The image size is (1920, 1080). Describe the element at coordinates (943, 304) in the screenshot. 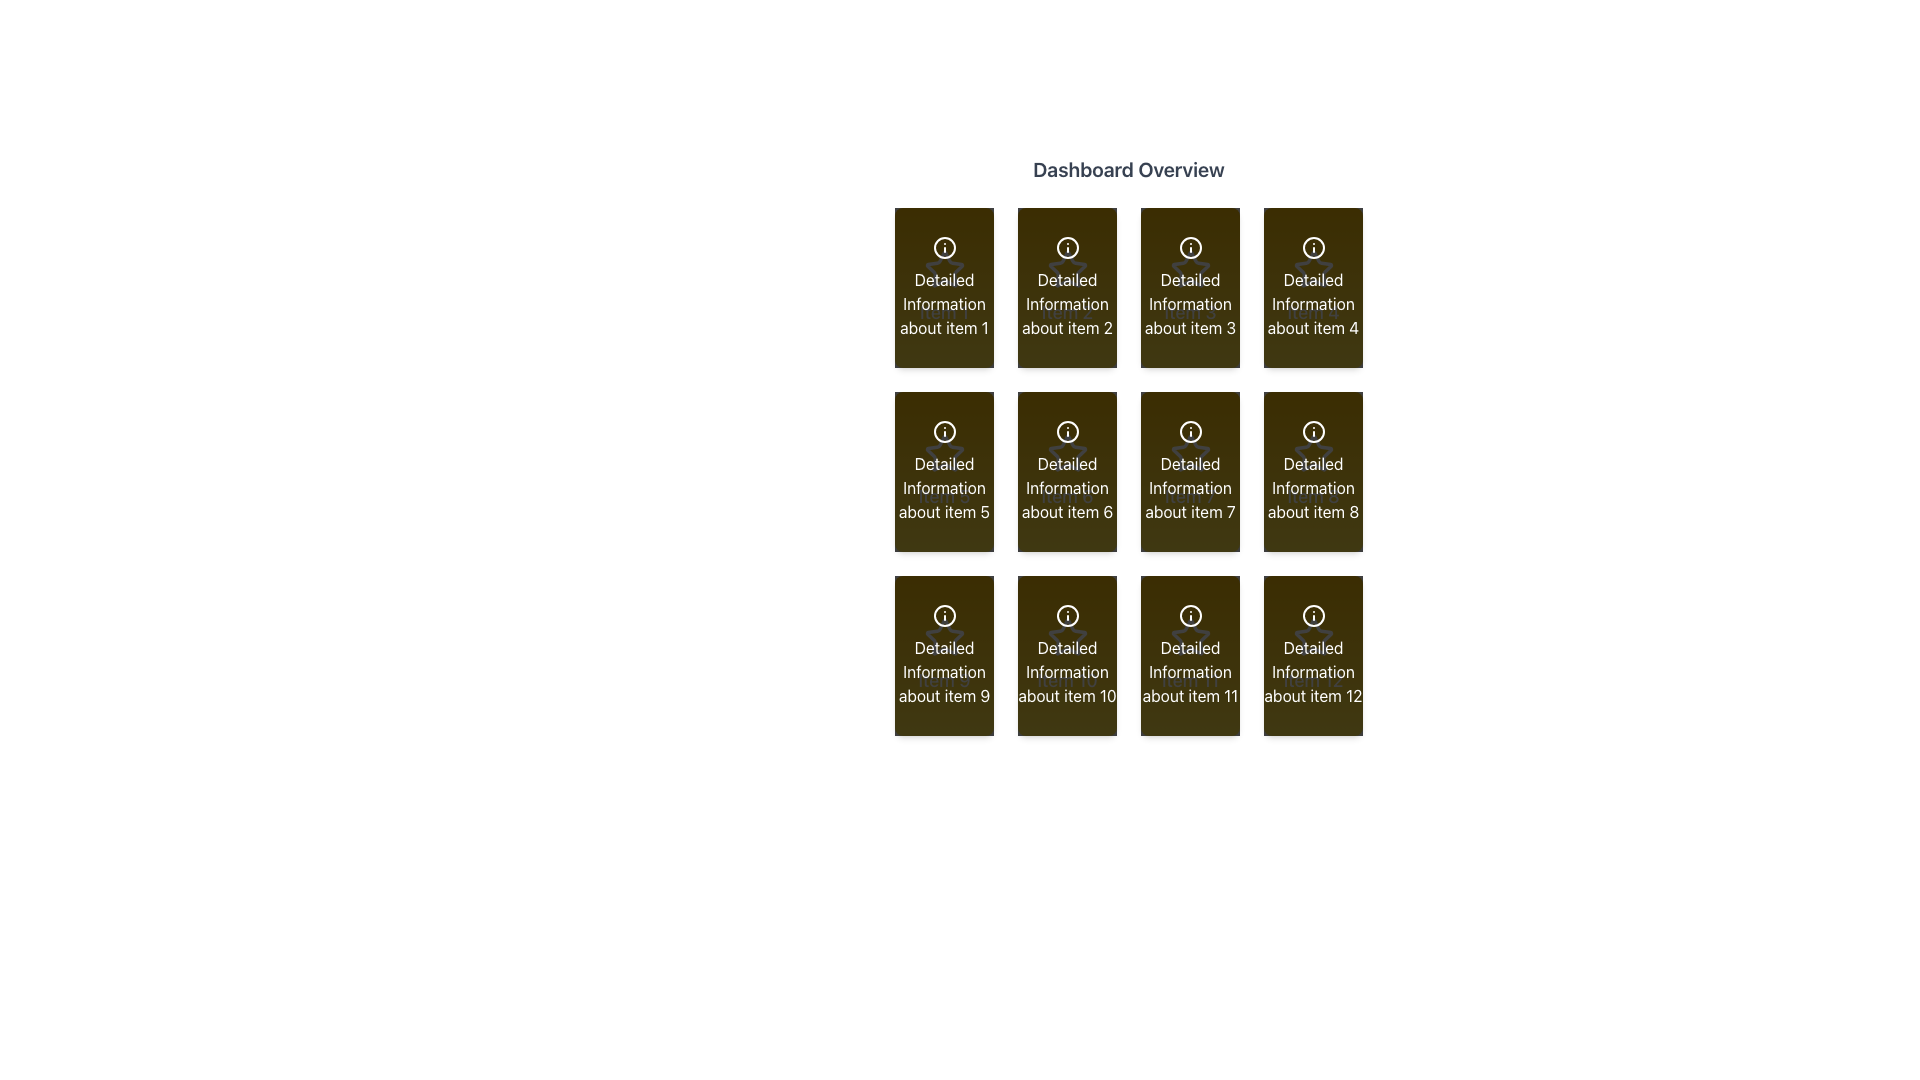

I see `the Text Label that describes item 1 in the top-left card of the 4x3 grid layout` at that location.